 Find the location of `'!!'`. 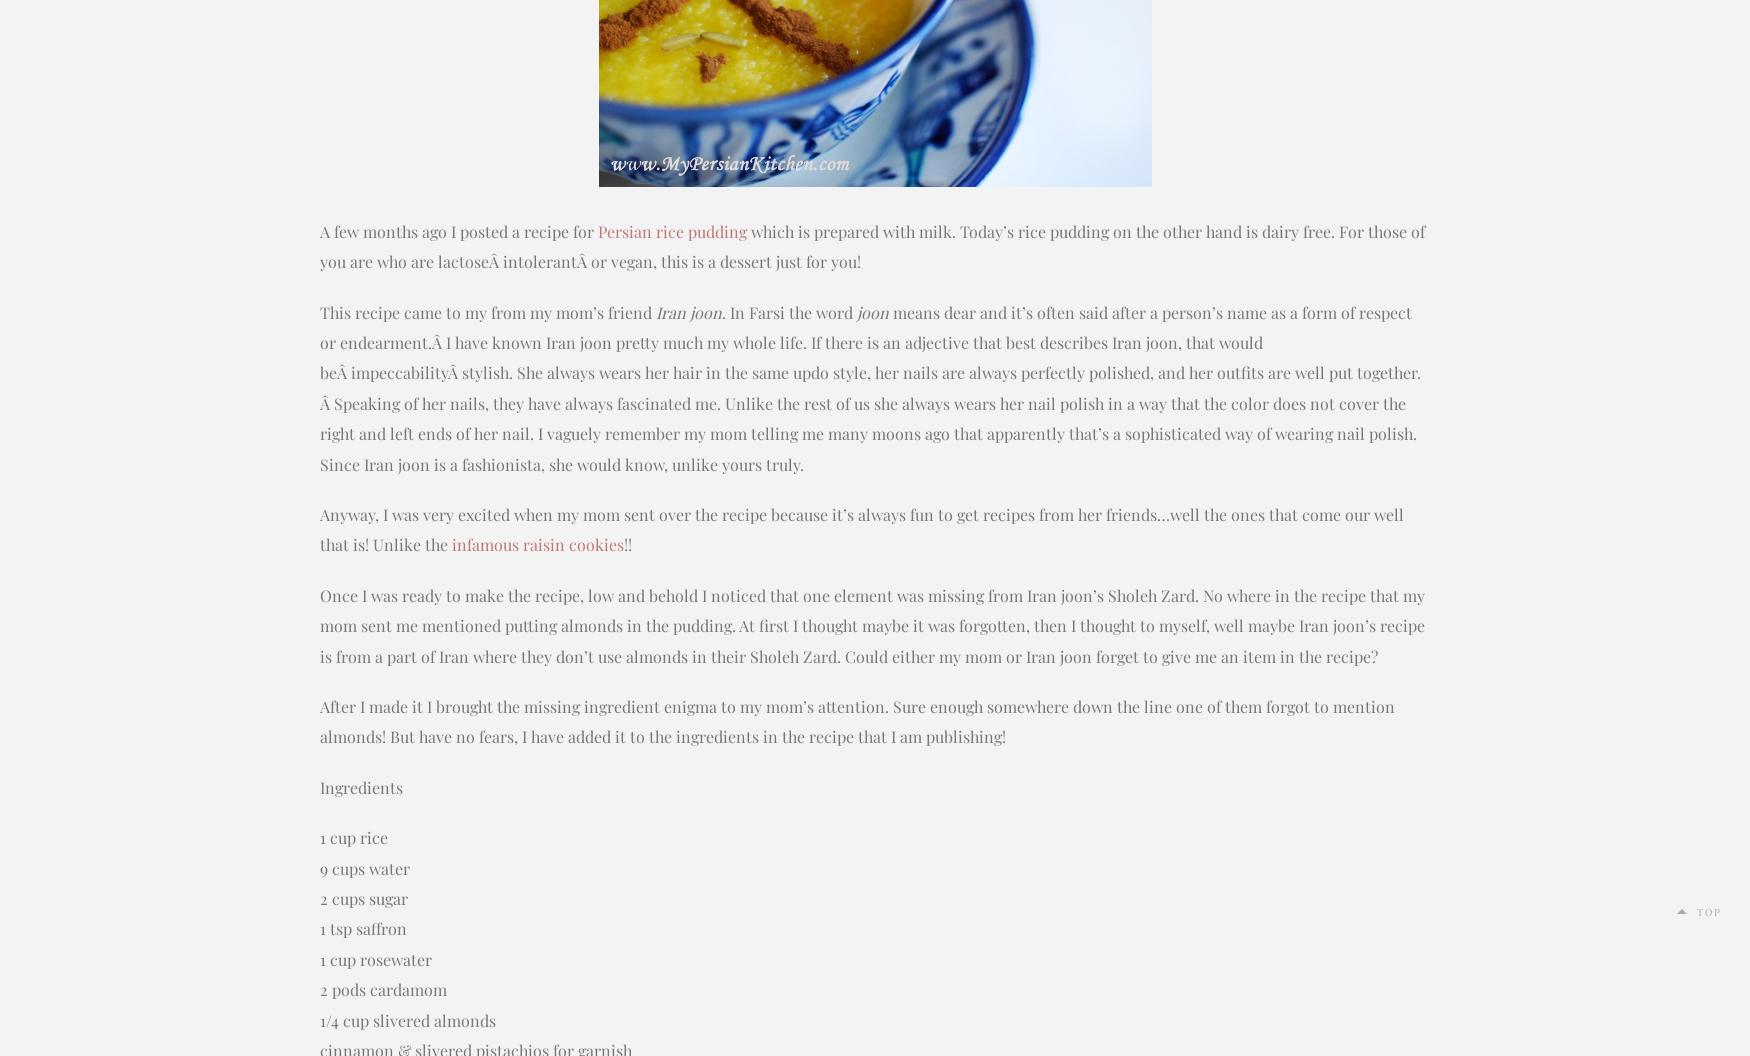

'!!' is located at coordinates (627, 544).